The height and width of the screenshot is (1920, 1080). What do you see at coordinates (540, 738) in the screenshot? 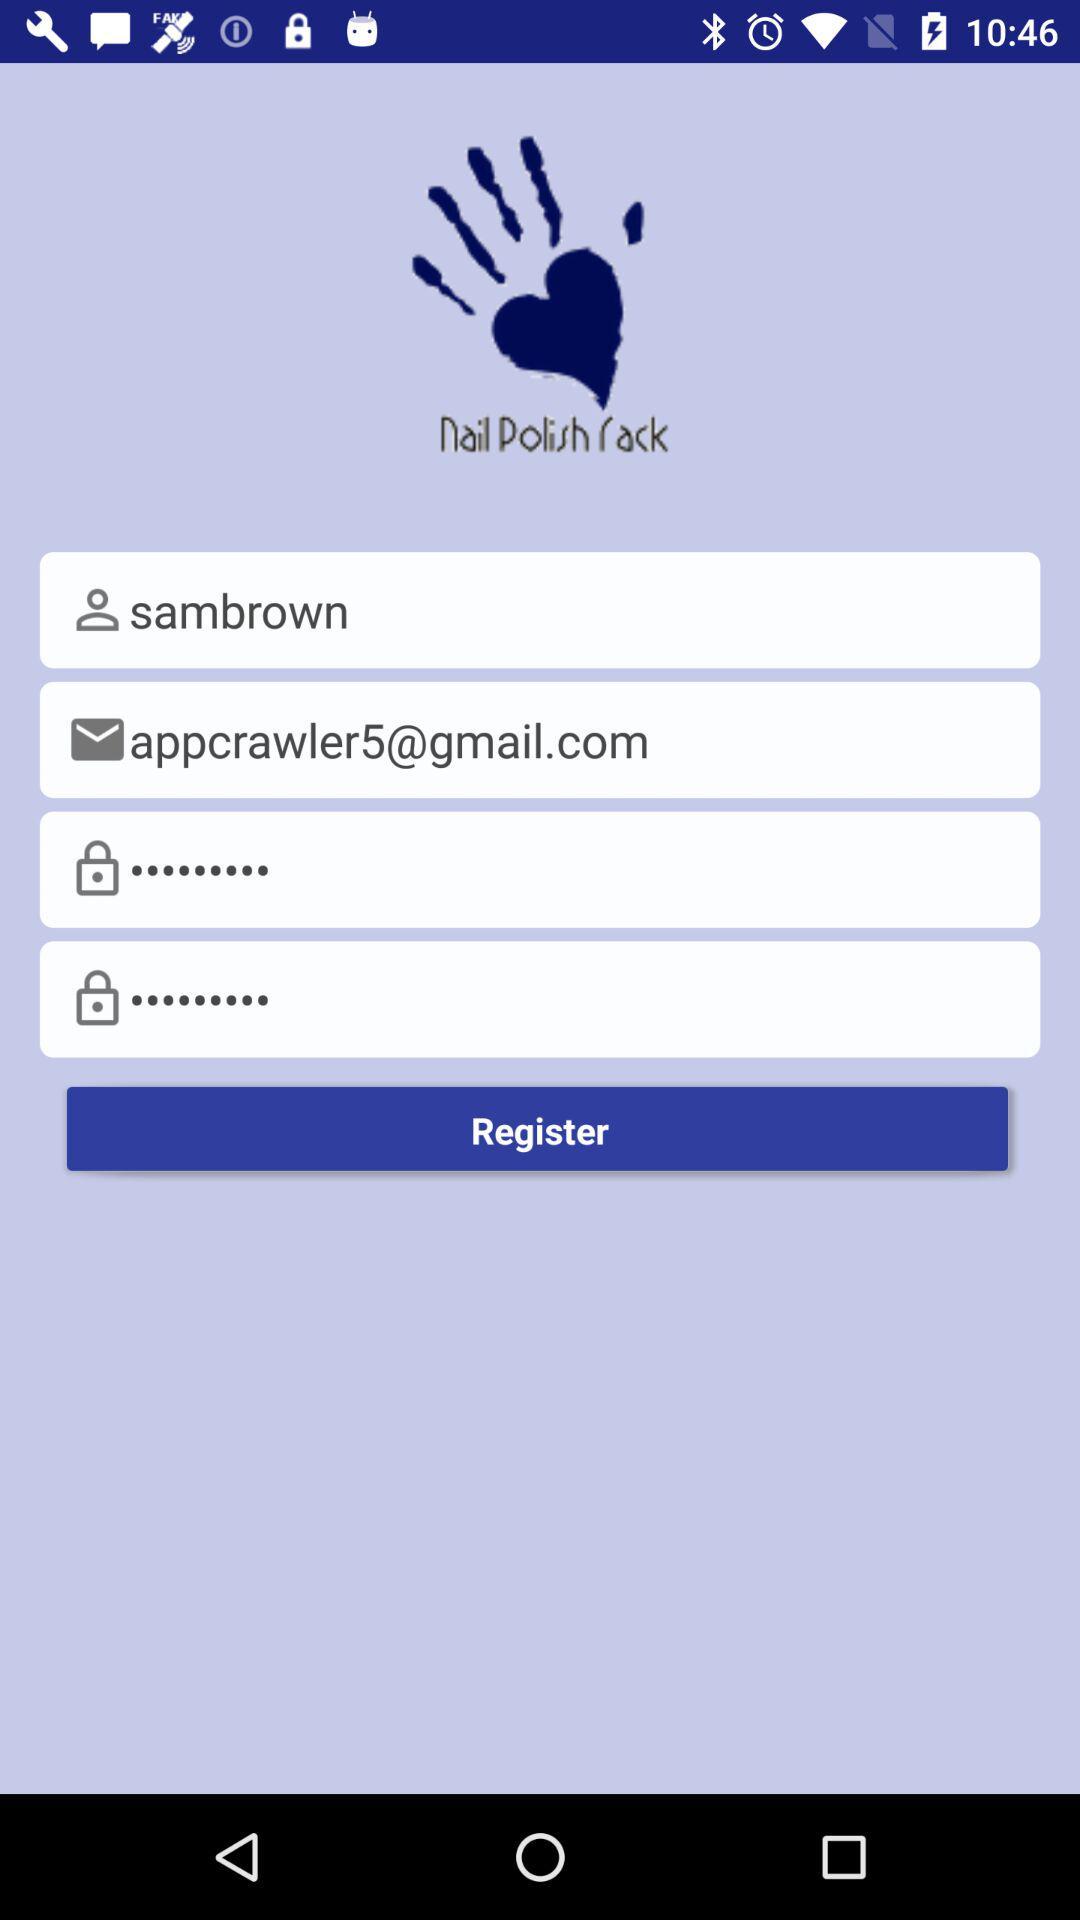
I see `the item above the crowd3116` at bounding box center [540, 738].